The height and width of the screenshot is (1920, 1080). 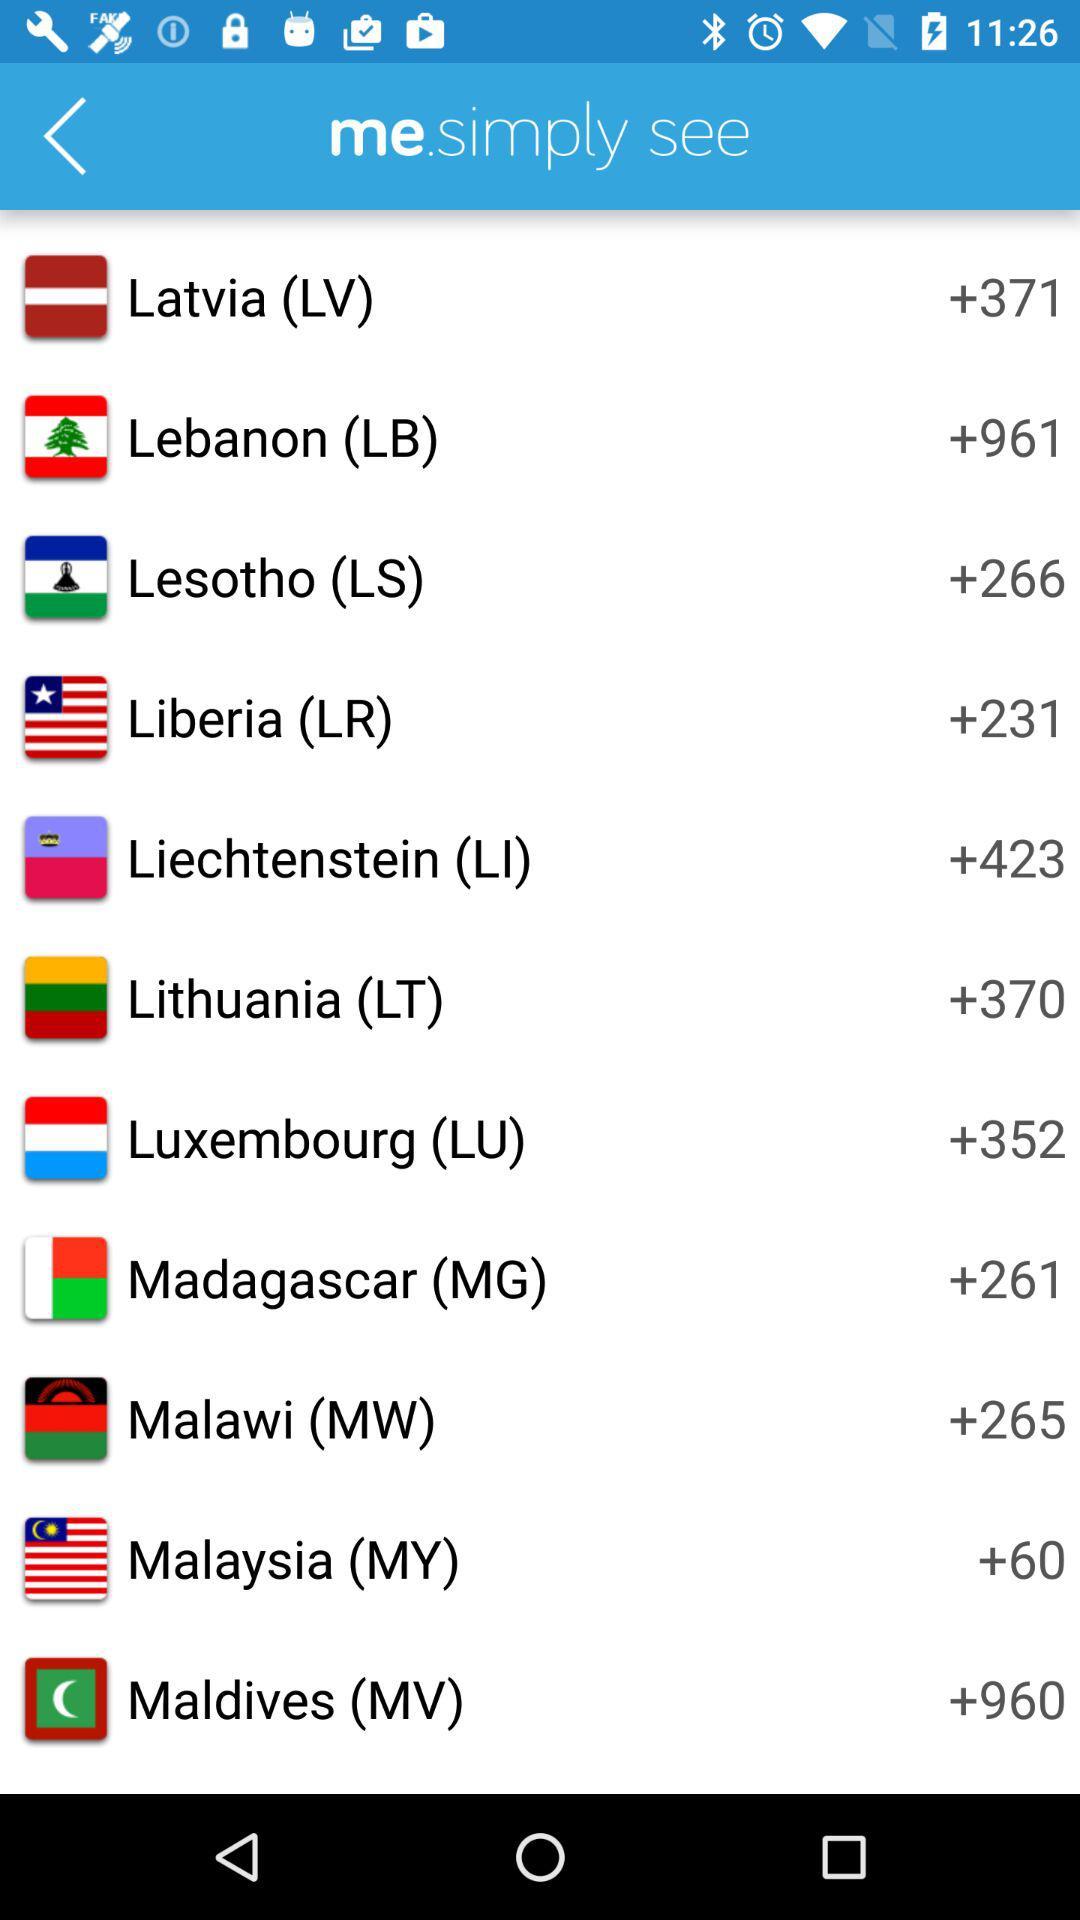 What do you see at coordinates (1007, 1276) in the screenshot?
I see `the item next to the madagascar (mg)` at bounding box center [1007, 1276].